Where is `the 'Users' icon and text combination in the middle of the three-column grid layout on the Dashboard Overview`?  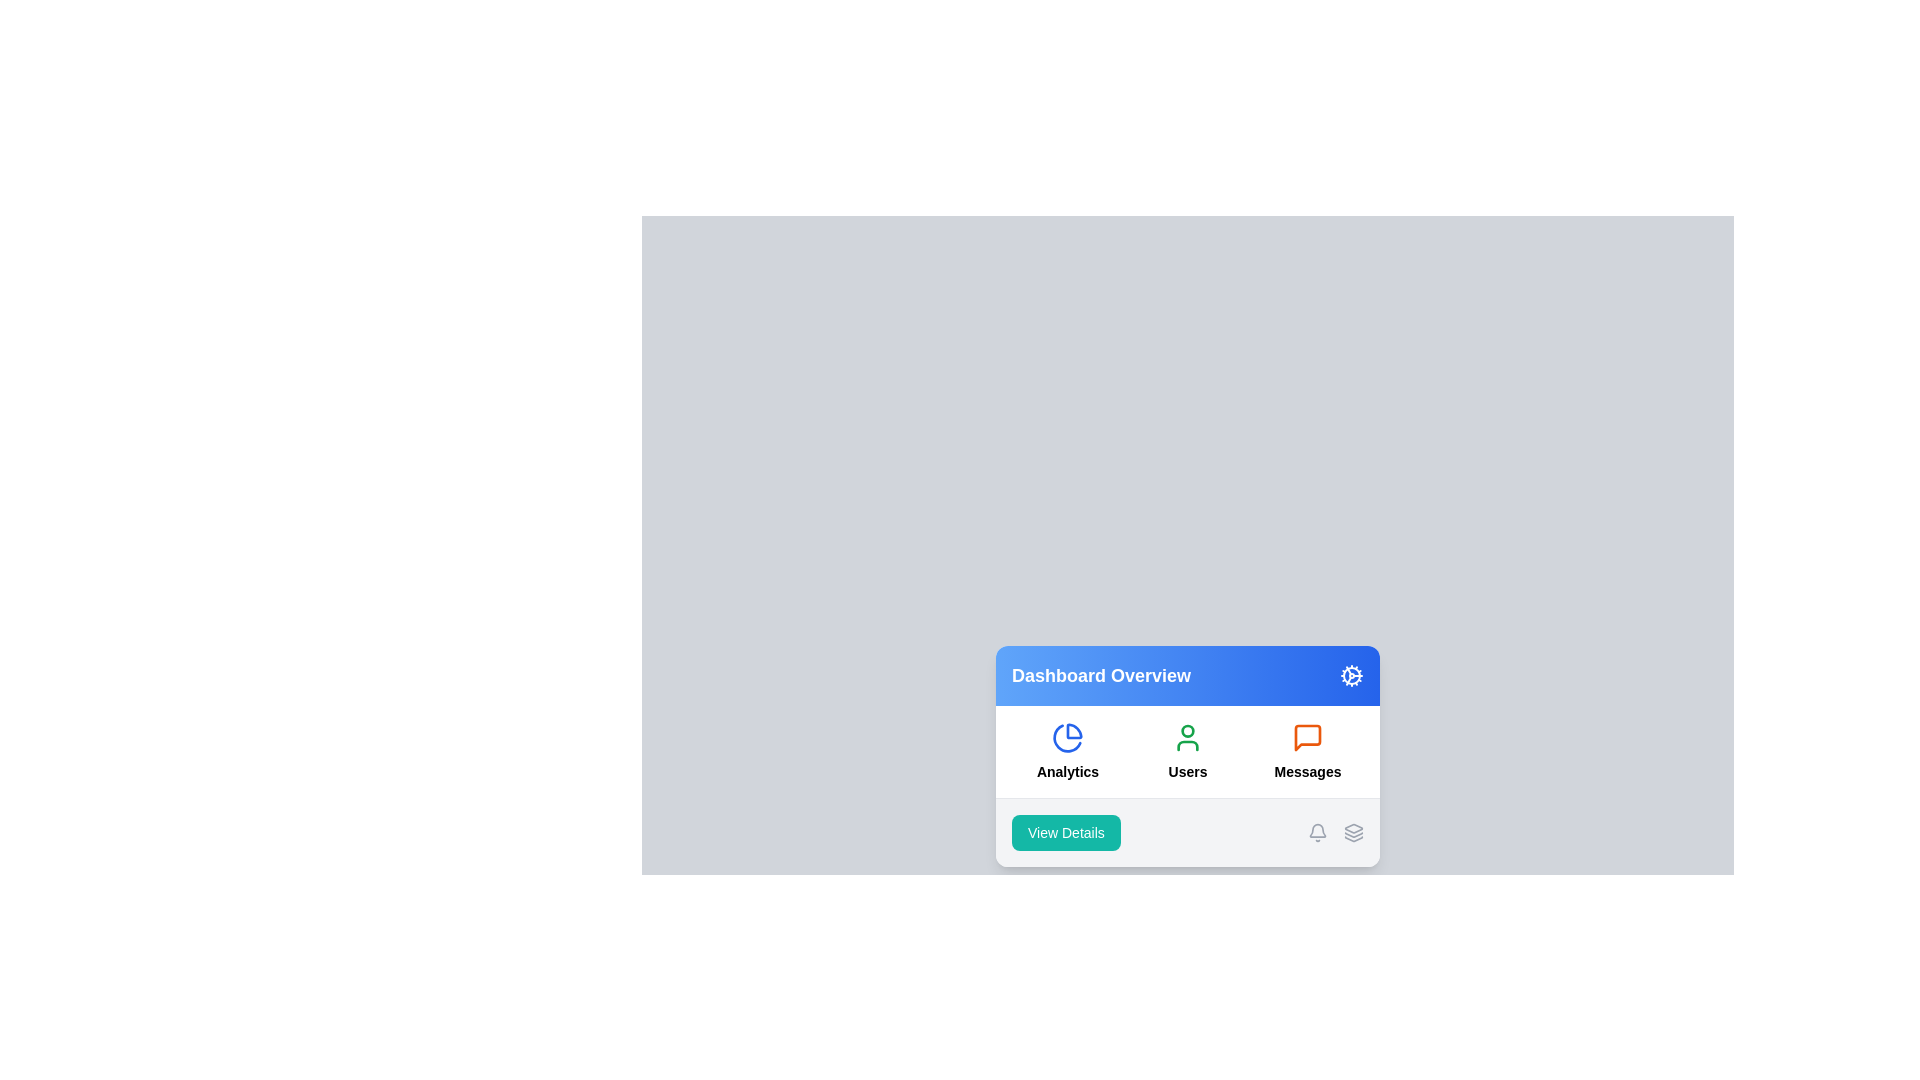
the 'Users' icon and text combination in the middle of the three-column grid layout on the Dashboard Overview is located at coordinates (1188, 751).